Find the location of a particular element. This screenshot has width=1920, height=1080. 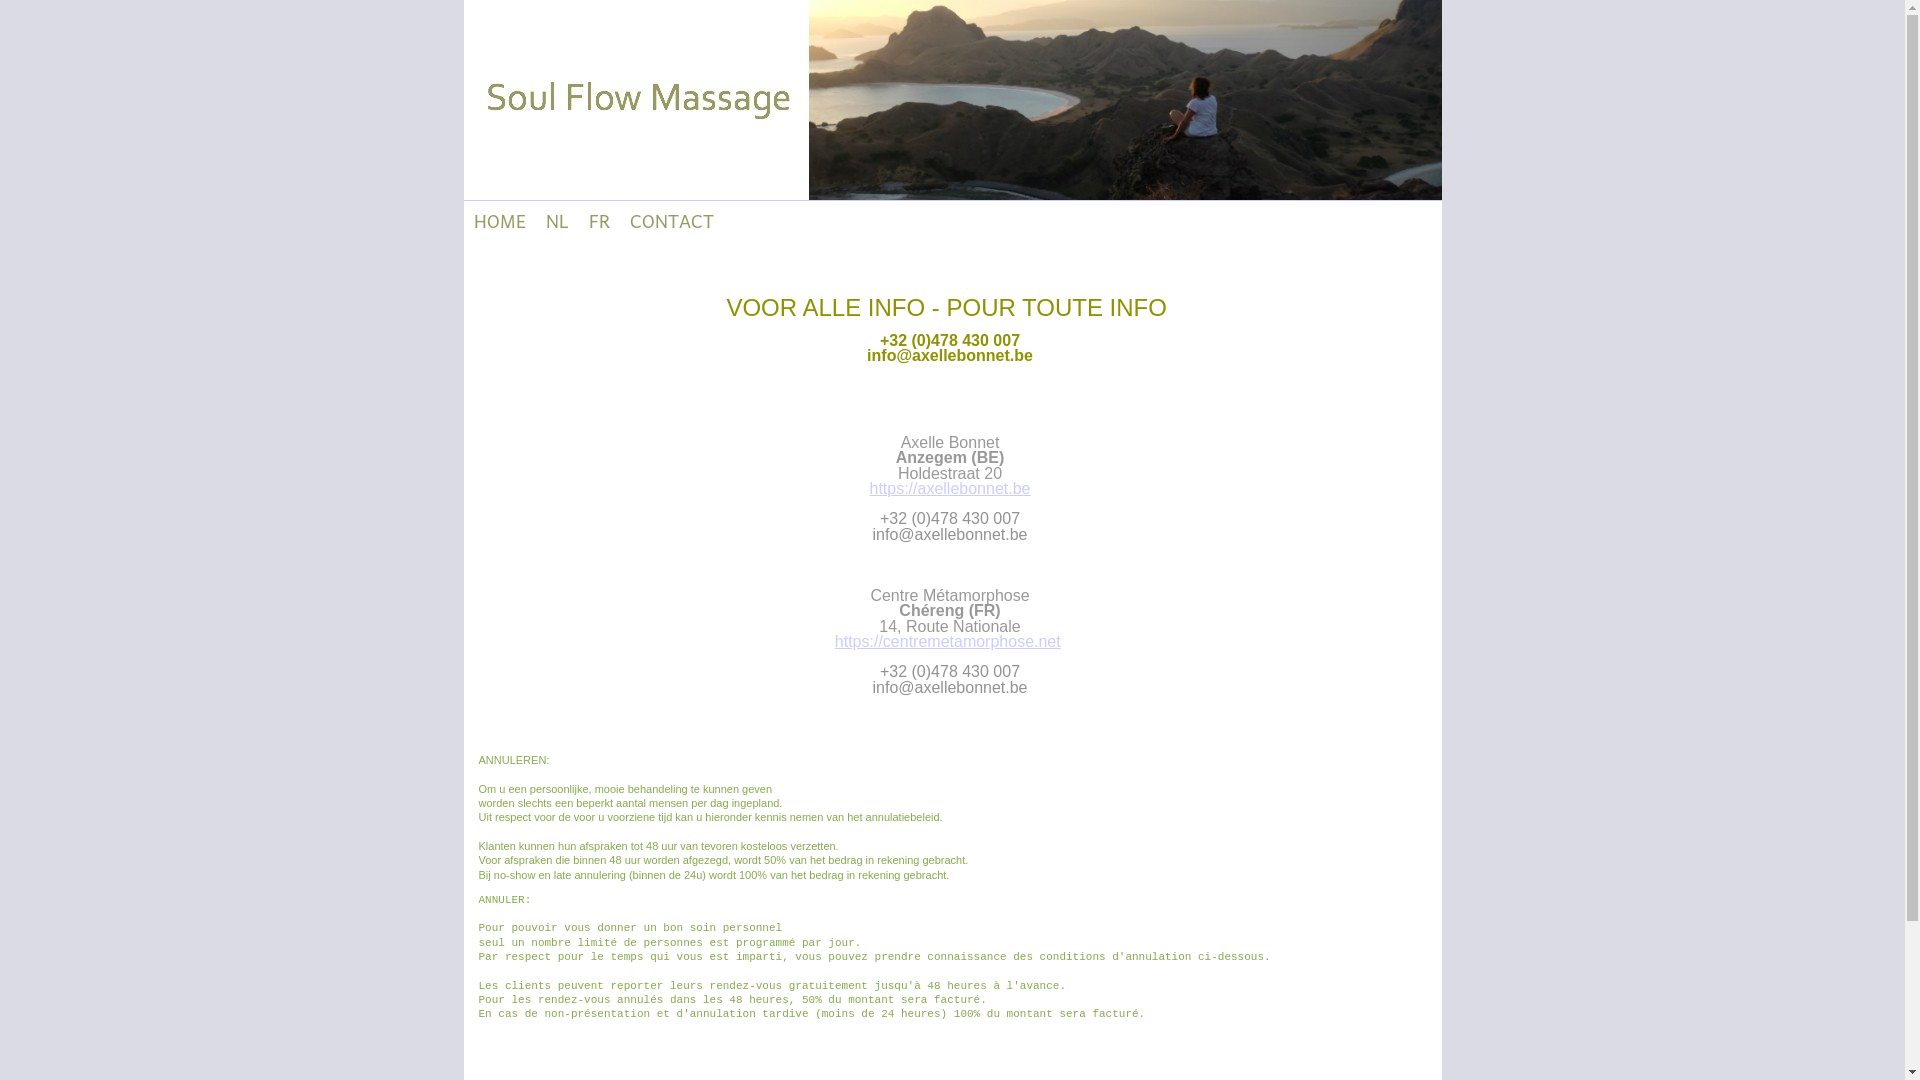

'FR' is located at coordinates (597, 220).